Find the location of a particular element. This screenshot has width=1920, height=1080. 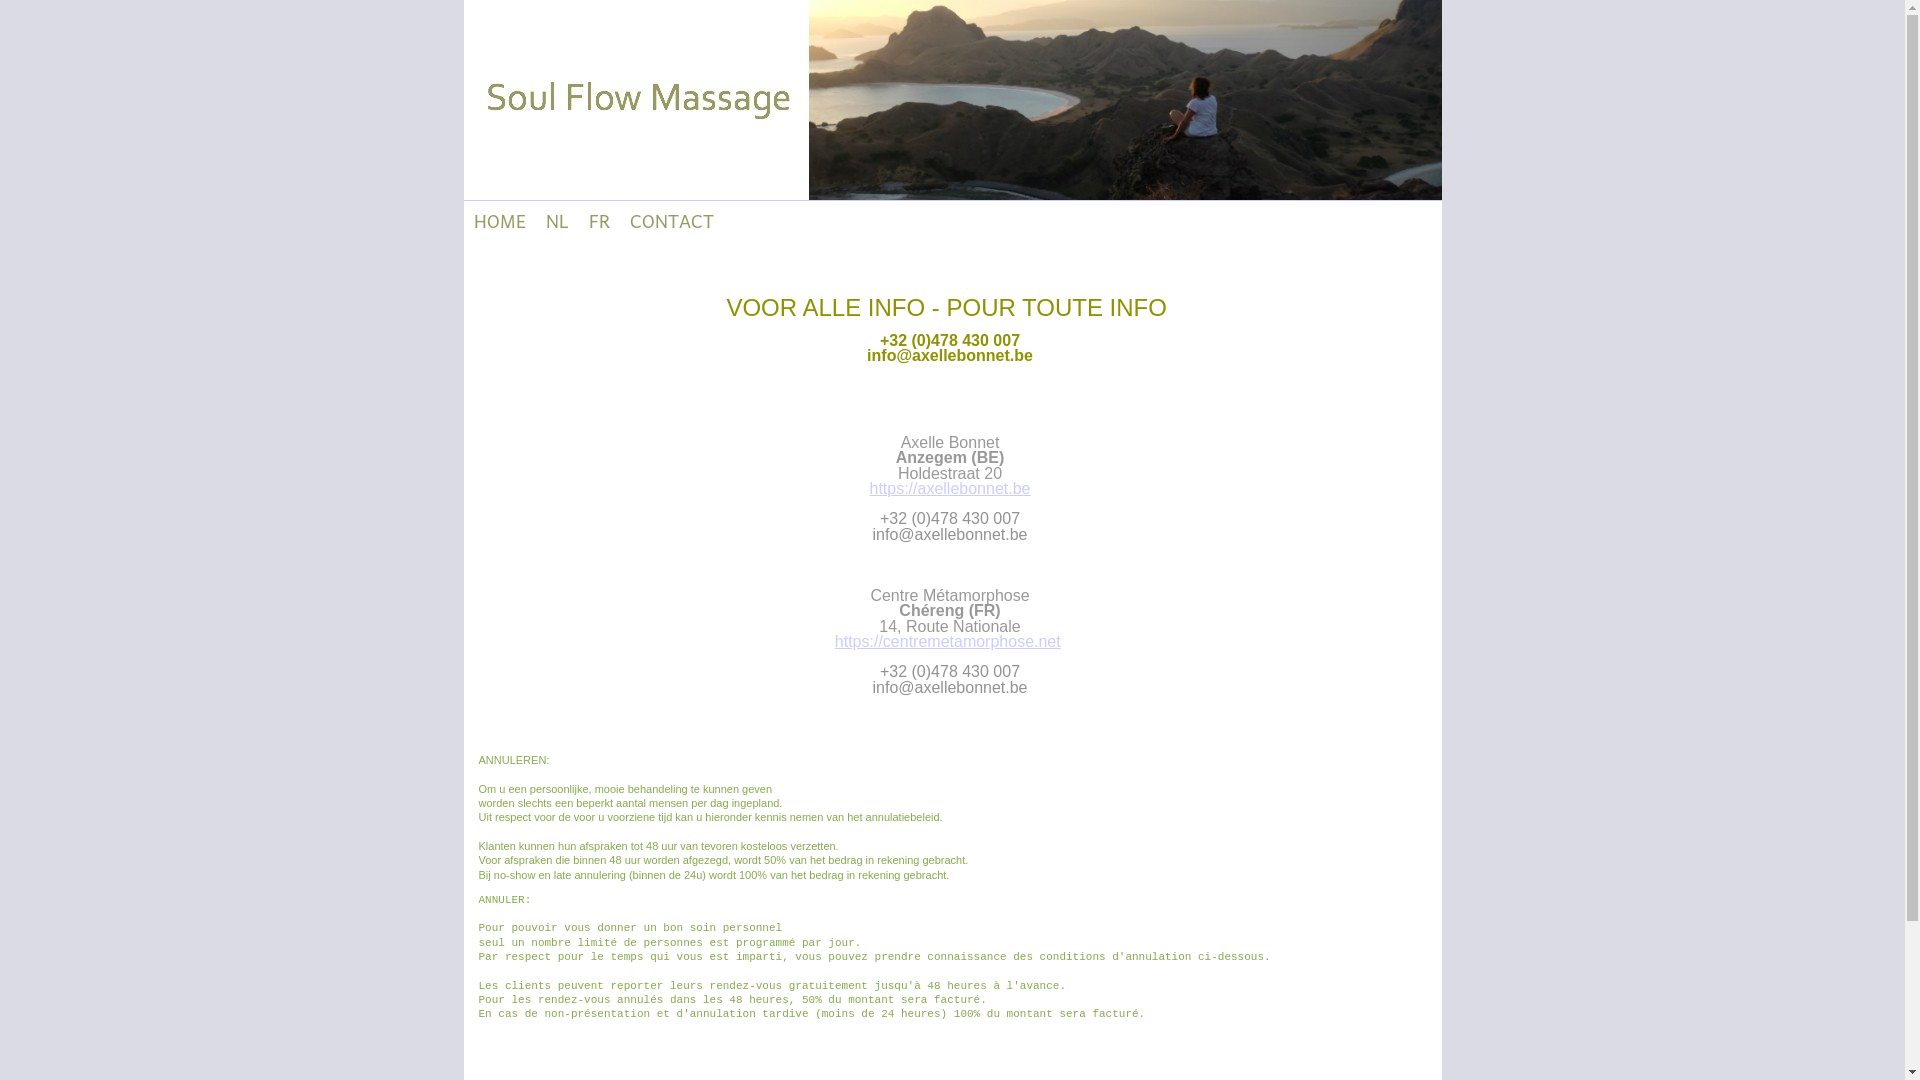

'FR' is located at coordinates (597, 220).